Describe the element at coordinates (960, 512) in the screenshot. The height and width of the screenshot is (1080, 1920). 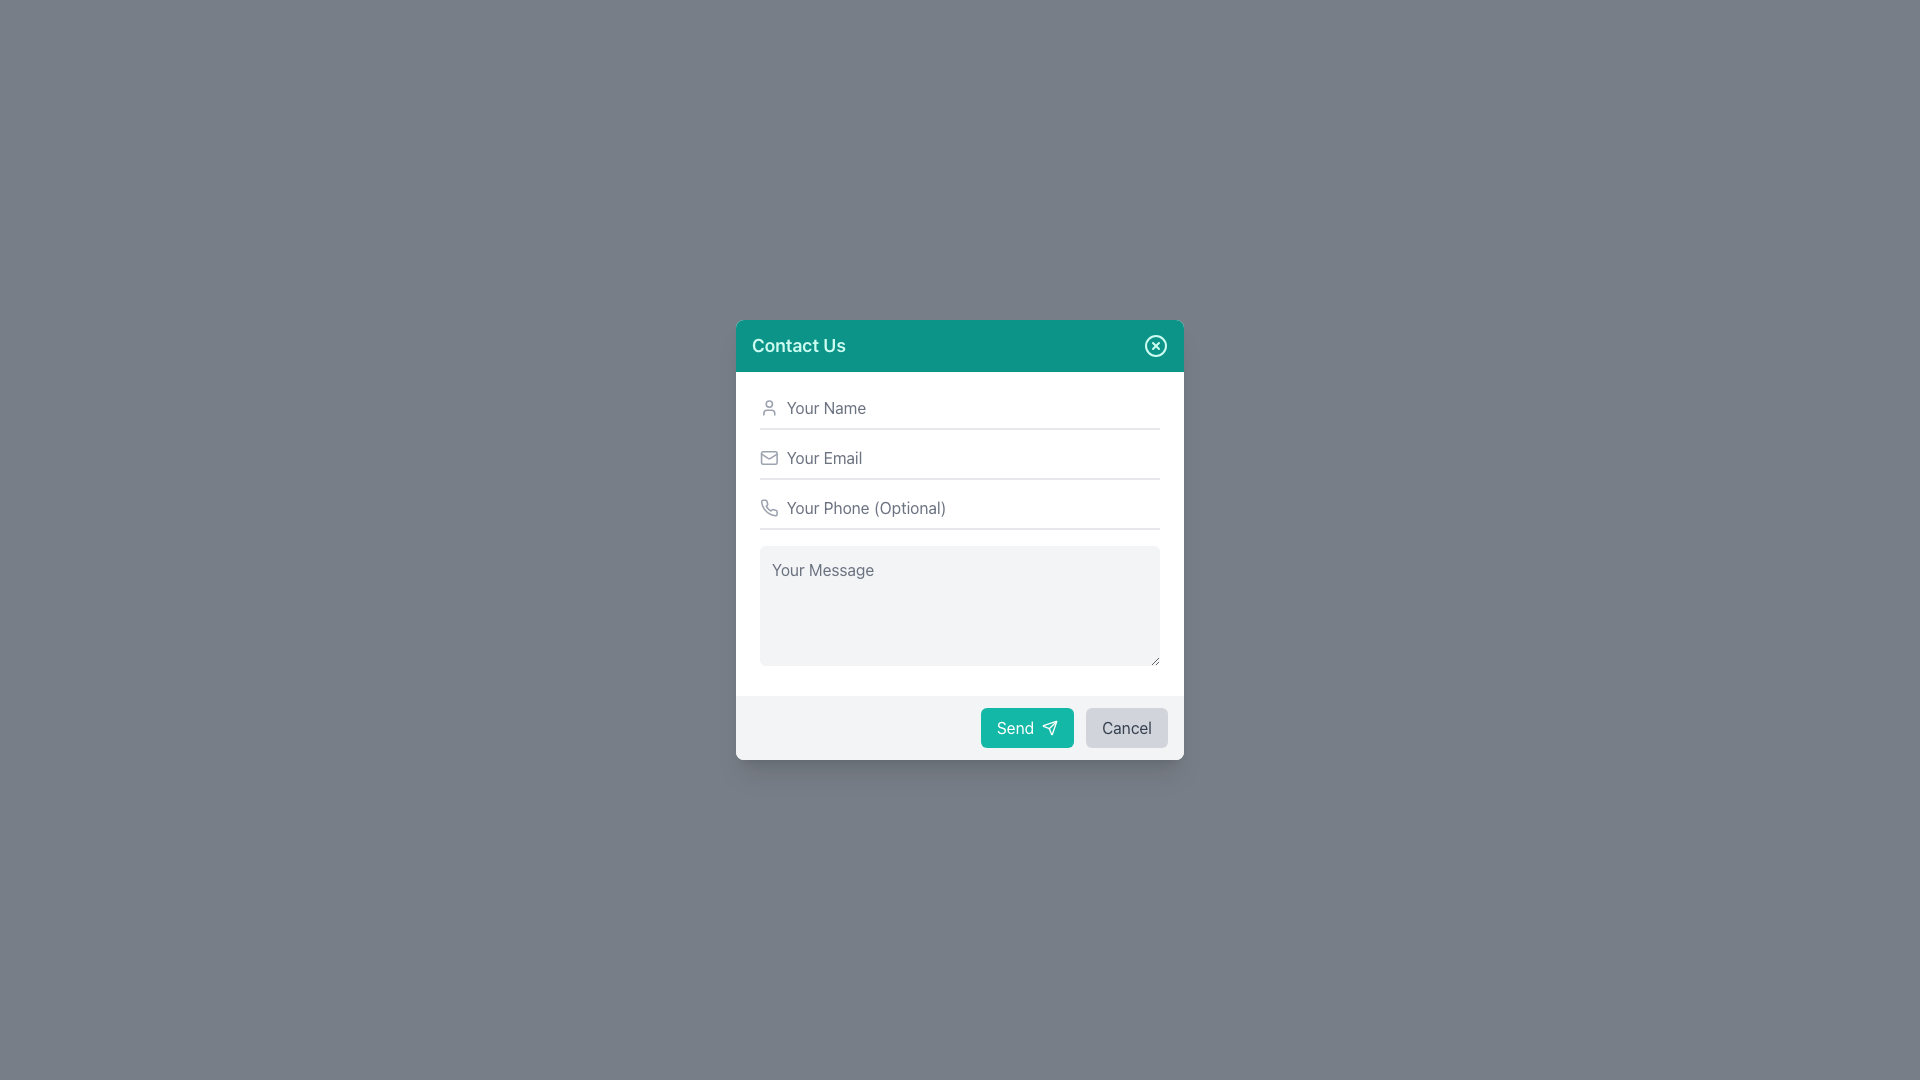
I see `the phone input field labeled 'Your Phone (Optional)' to focus on it` at that location.